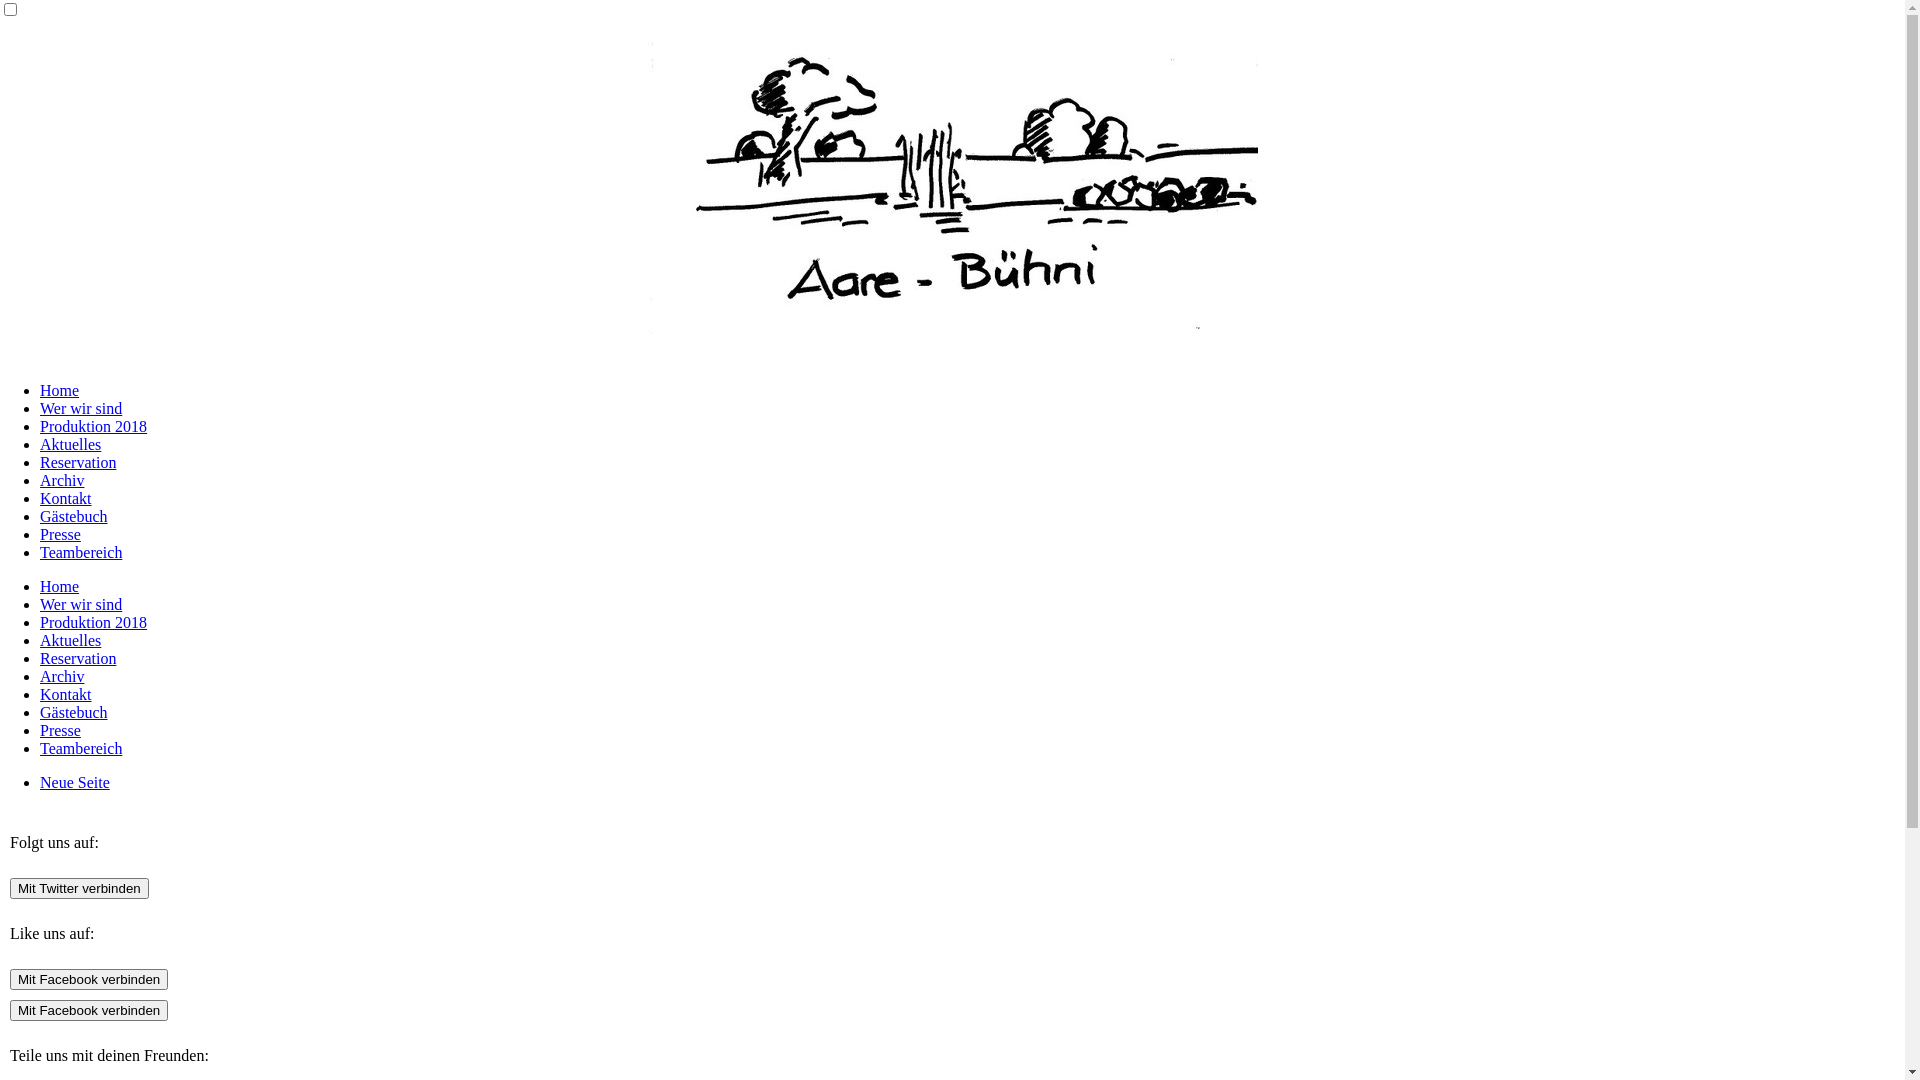 This screenshot has width=1920, height=1080. I want to click on 'Archiv', so click(62, 480).